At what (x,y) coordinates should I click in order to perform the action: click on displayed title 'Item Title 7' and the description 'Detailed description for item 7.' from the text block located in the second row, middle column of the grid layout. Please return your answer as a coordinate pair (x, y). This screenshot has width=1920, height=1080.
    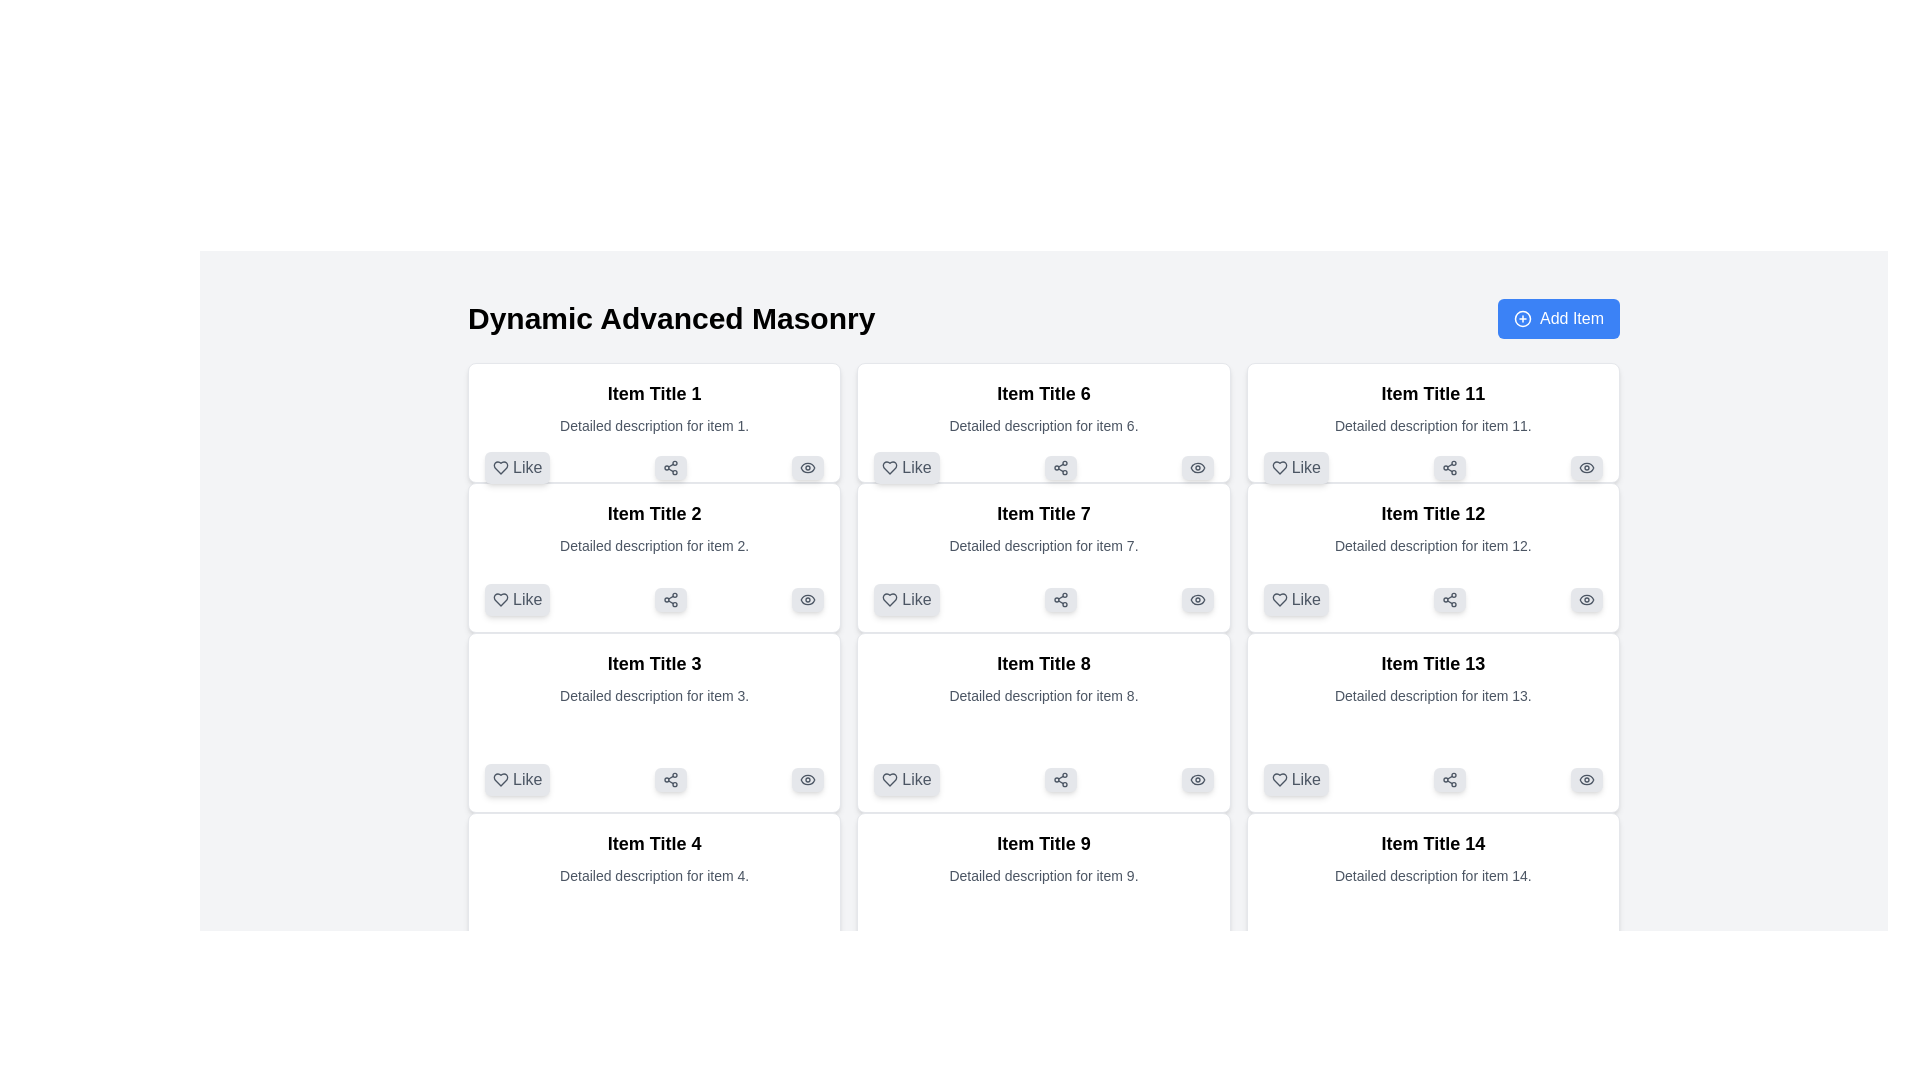
    Looking at the image, I should click on (1042, 532).